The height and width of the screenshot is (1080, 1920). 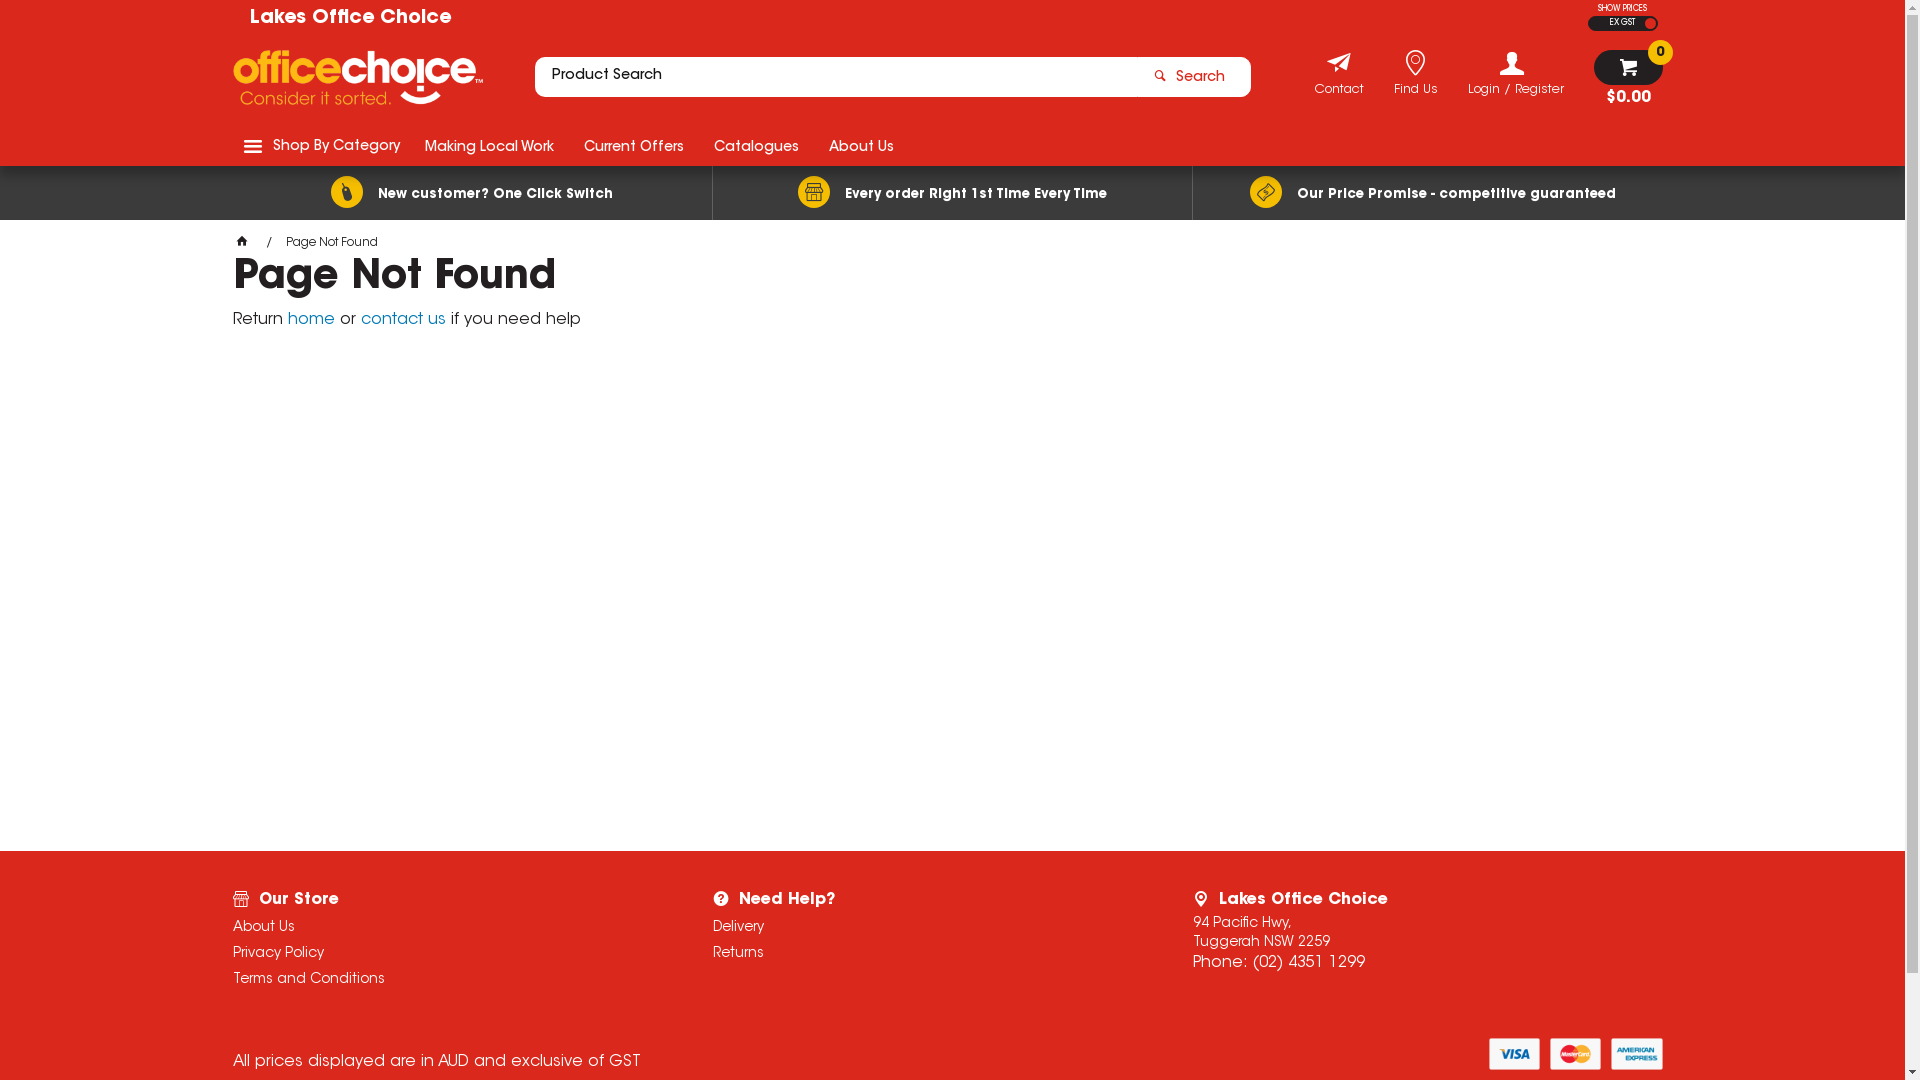 I want to click on 'home', so click(x=287, y=319).